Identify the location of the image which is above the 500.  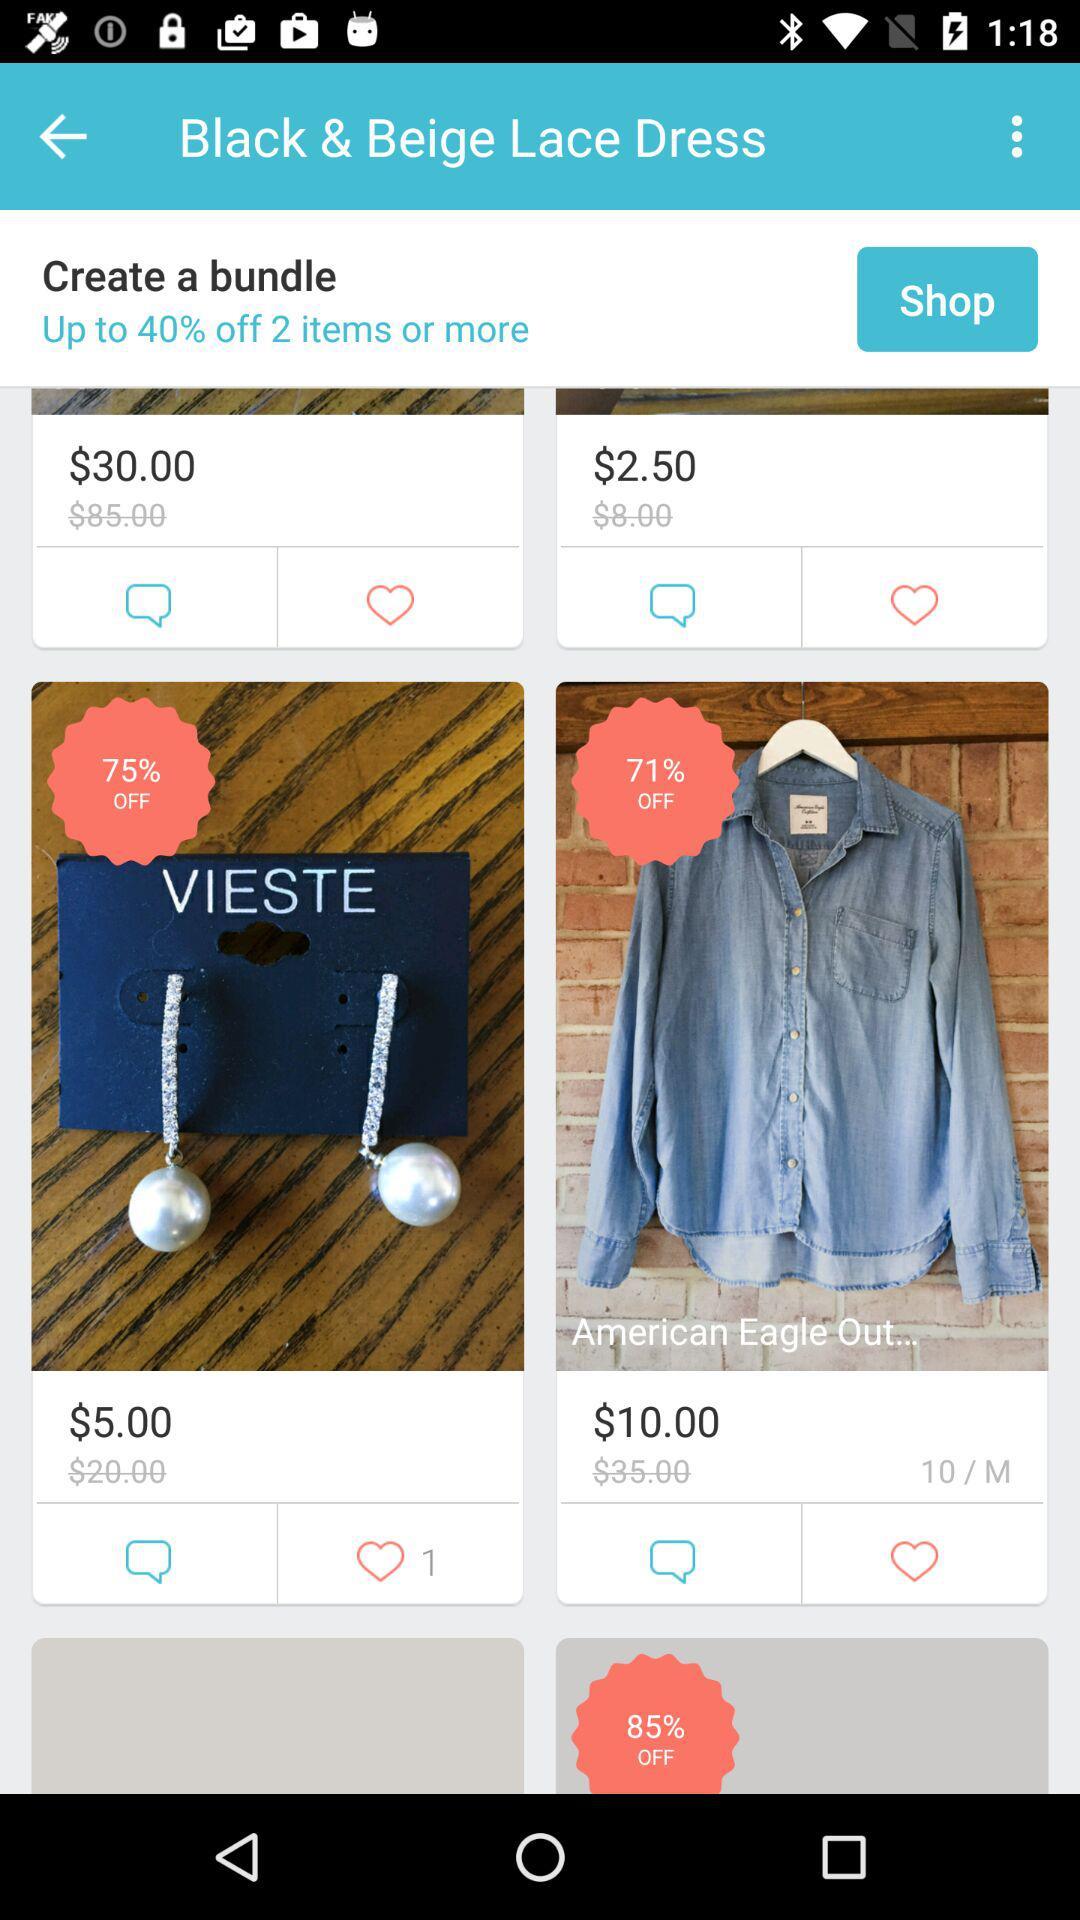
(277, 1026).